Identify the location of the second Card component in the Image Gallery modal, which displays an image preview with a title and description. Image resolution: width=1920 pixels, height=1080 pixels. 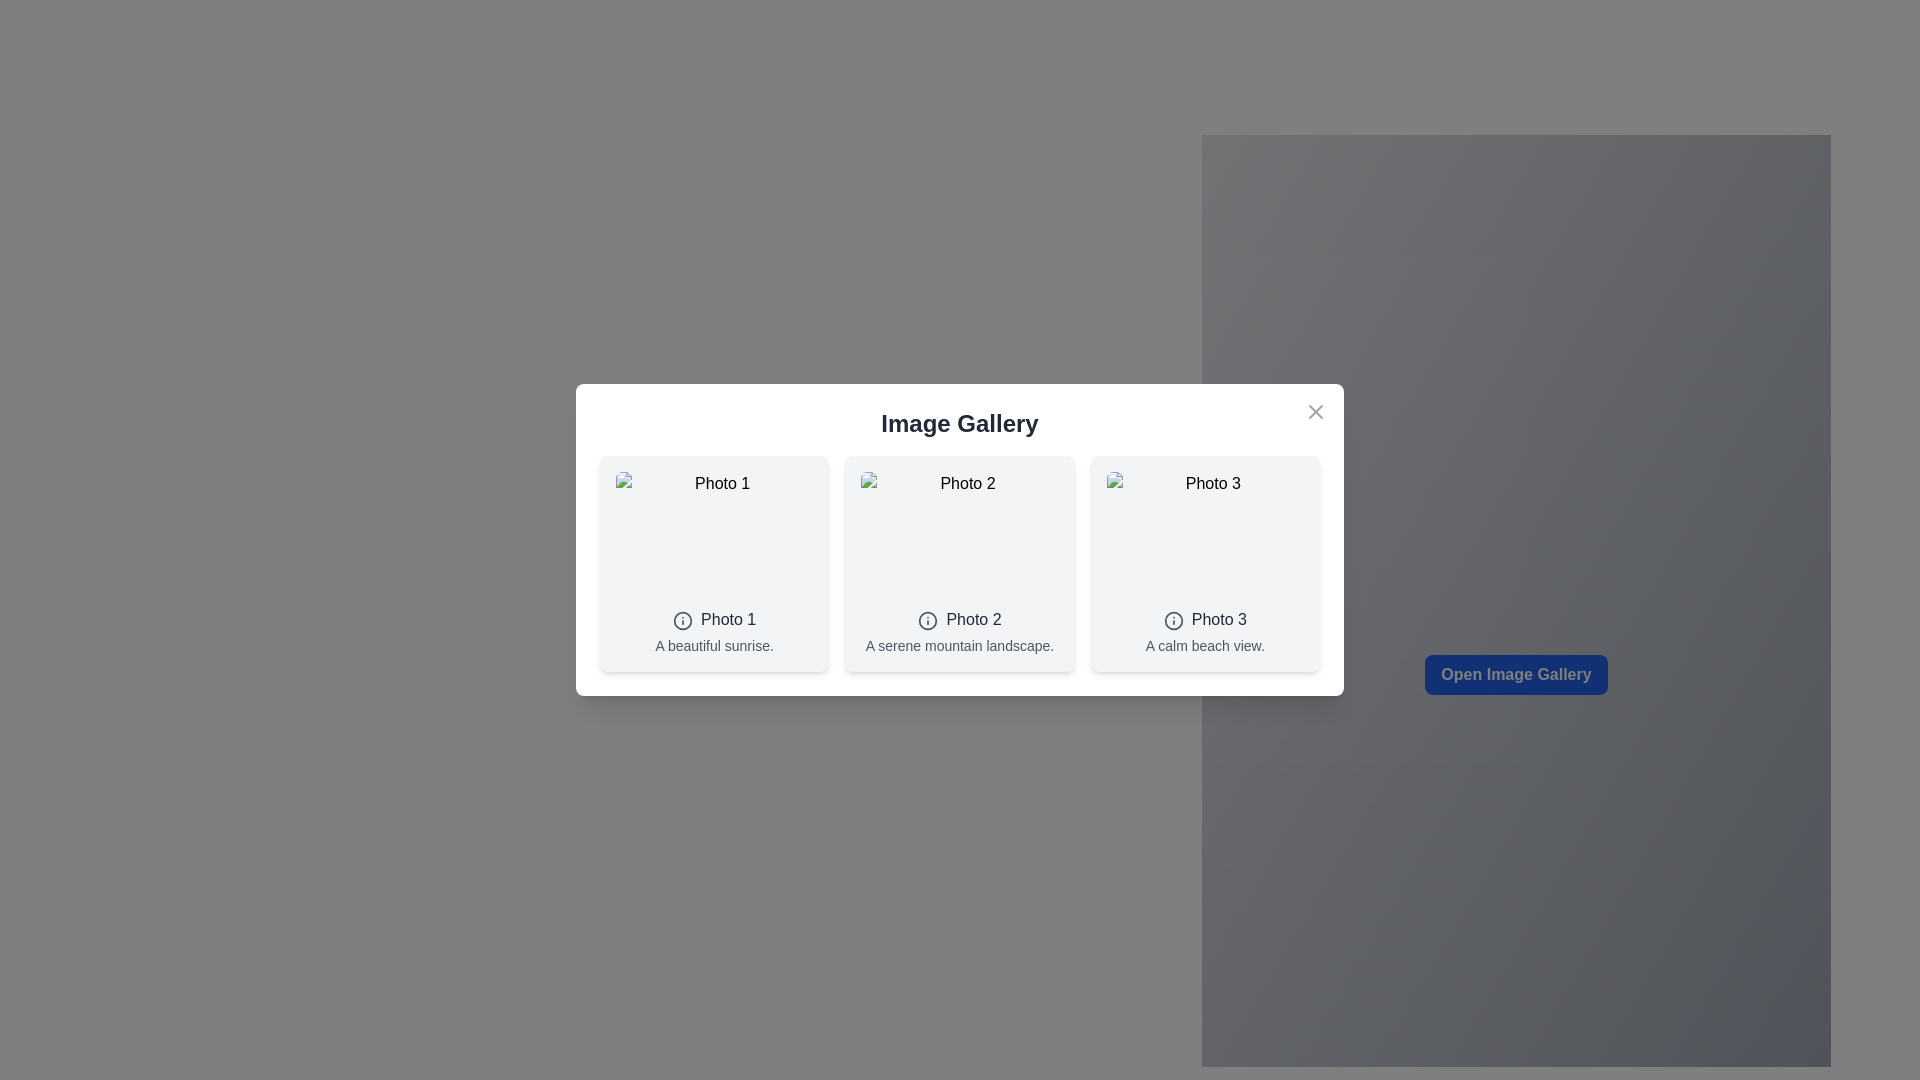
(960, 563).